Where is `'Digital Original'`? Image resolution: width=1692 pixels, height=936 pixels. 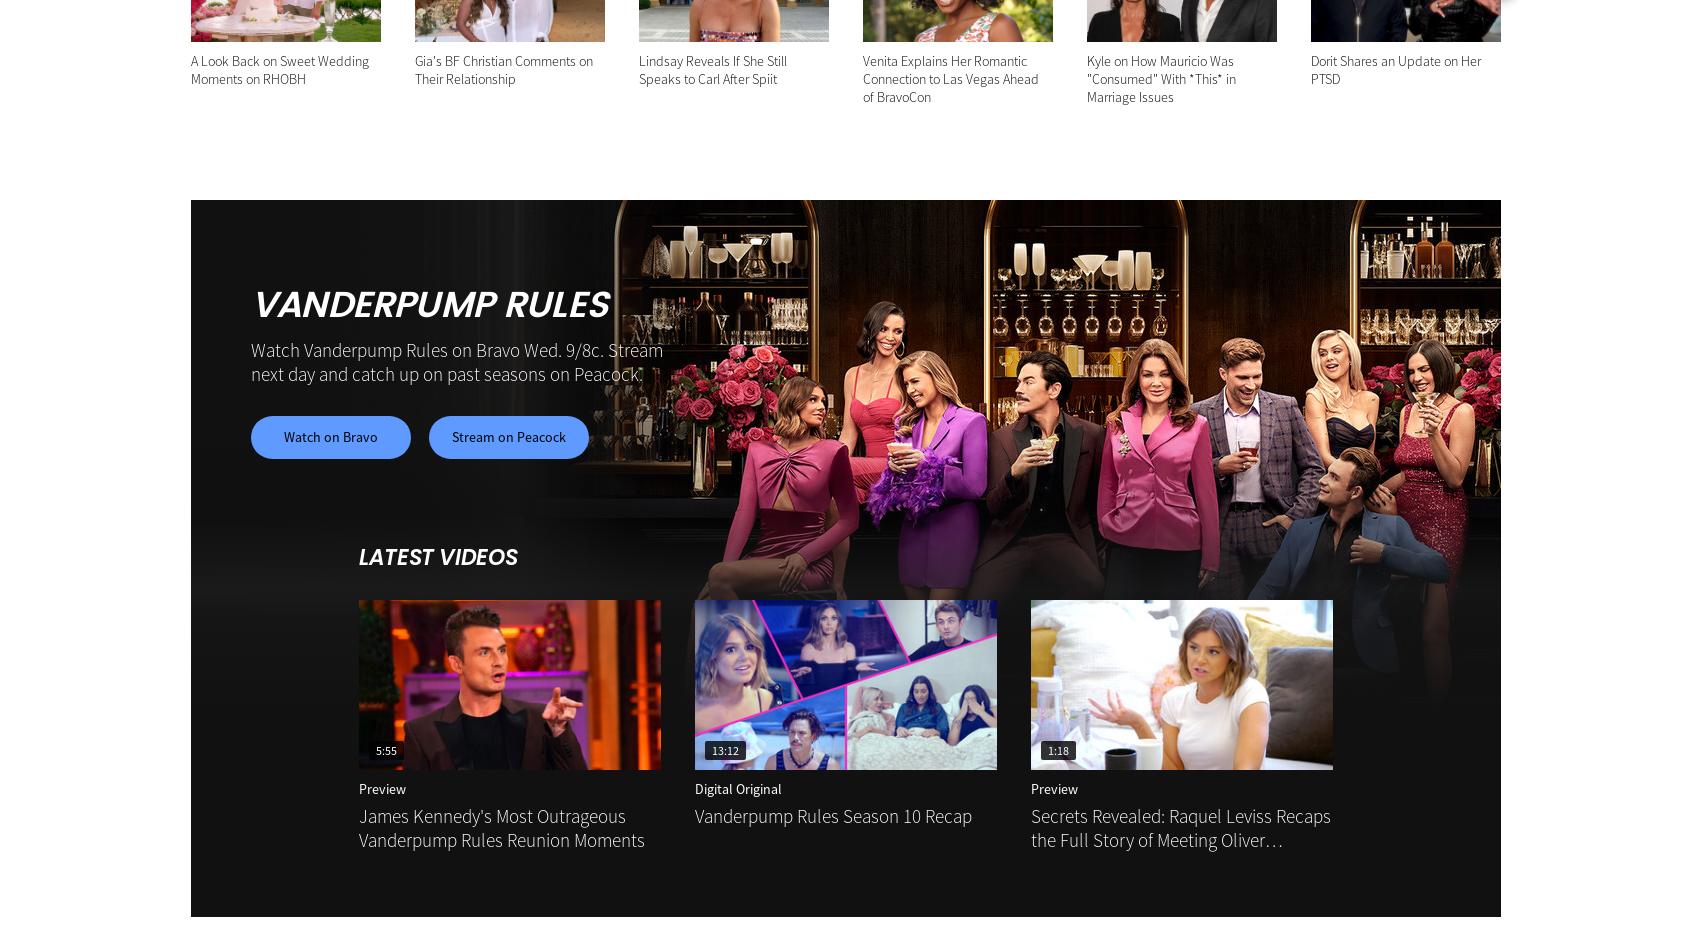 'Digital Original' is located at coordinates (695, 787).